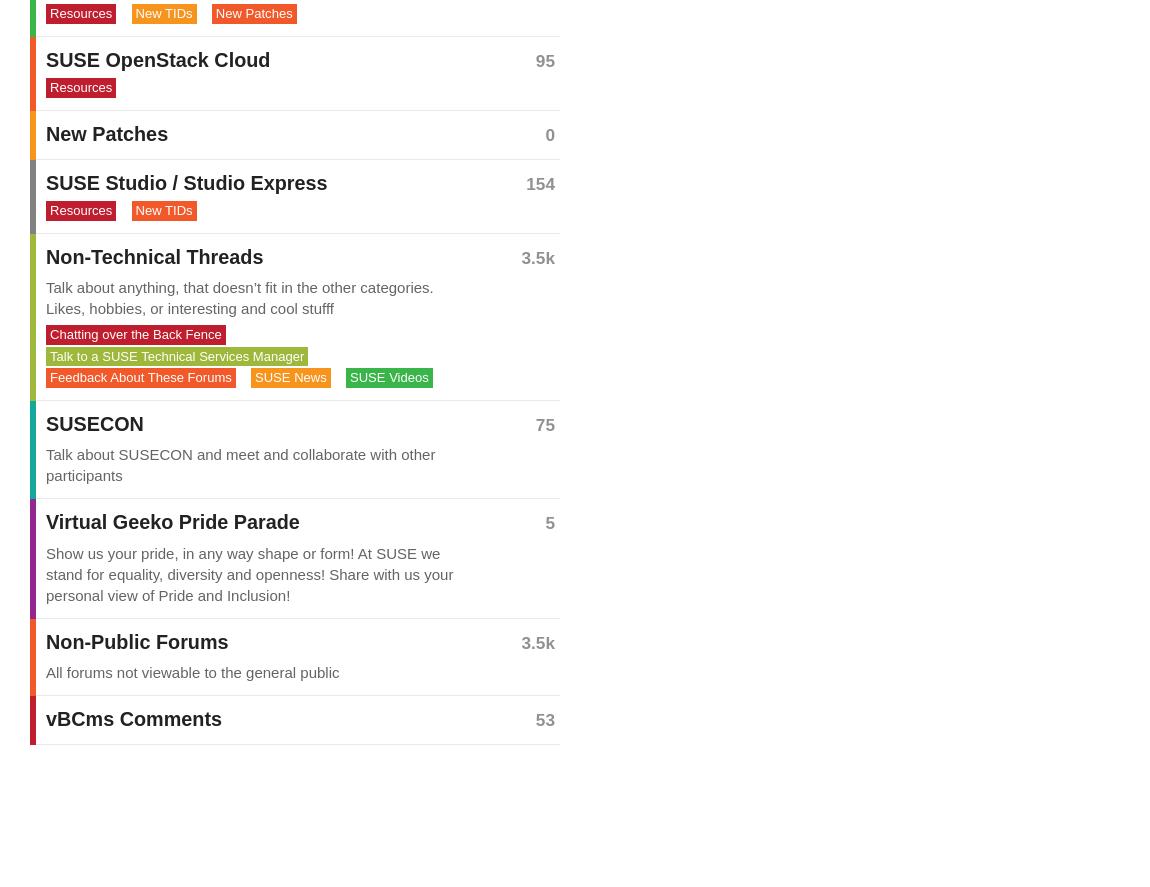  Describe the element at coordinates (388, 376) in the screenshot. I see `'SUSE Videos'` at that location.